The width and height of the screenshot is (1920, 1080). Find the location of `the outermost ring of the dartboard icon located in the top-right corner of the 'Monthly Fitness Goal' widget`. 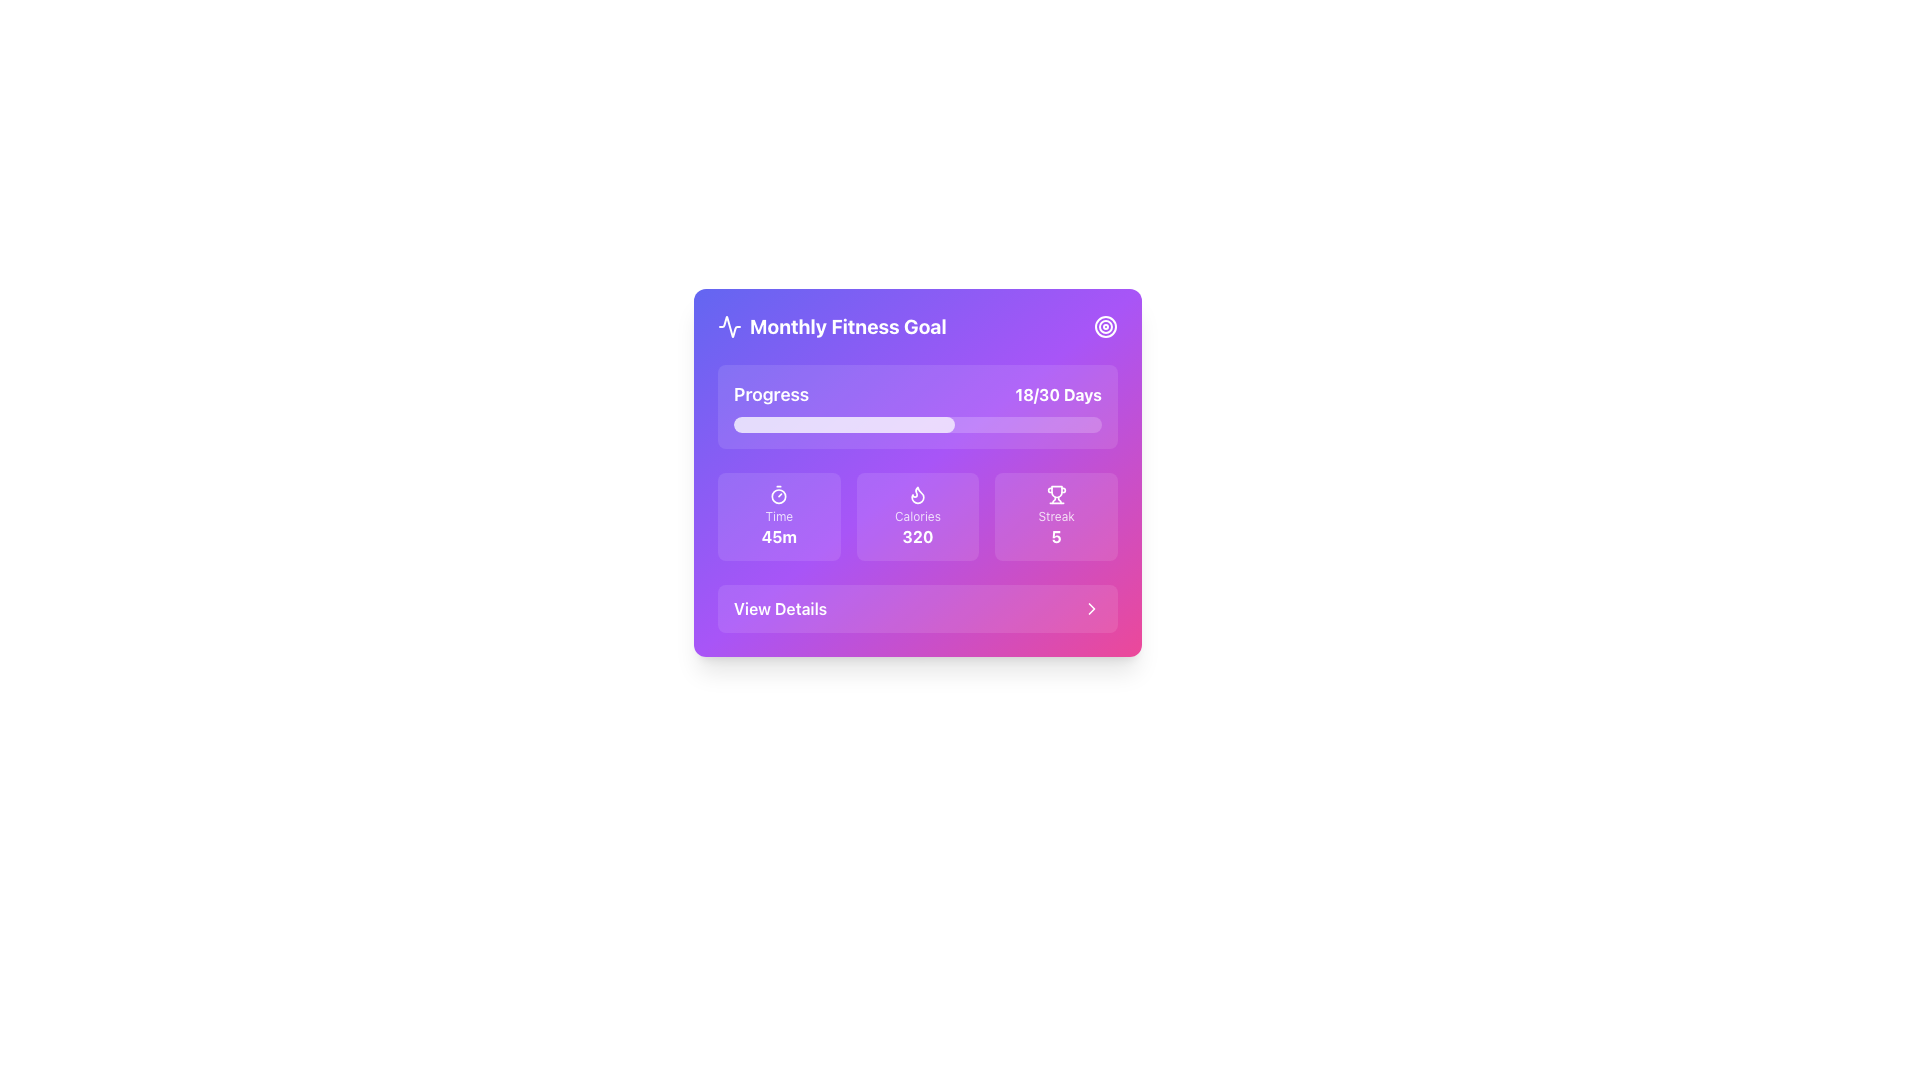

the outermost ring of the dartboard icon located in the top-right corner of the 'Monthly Fitness Goal' widget is located at coordinates (1104, 326).